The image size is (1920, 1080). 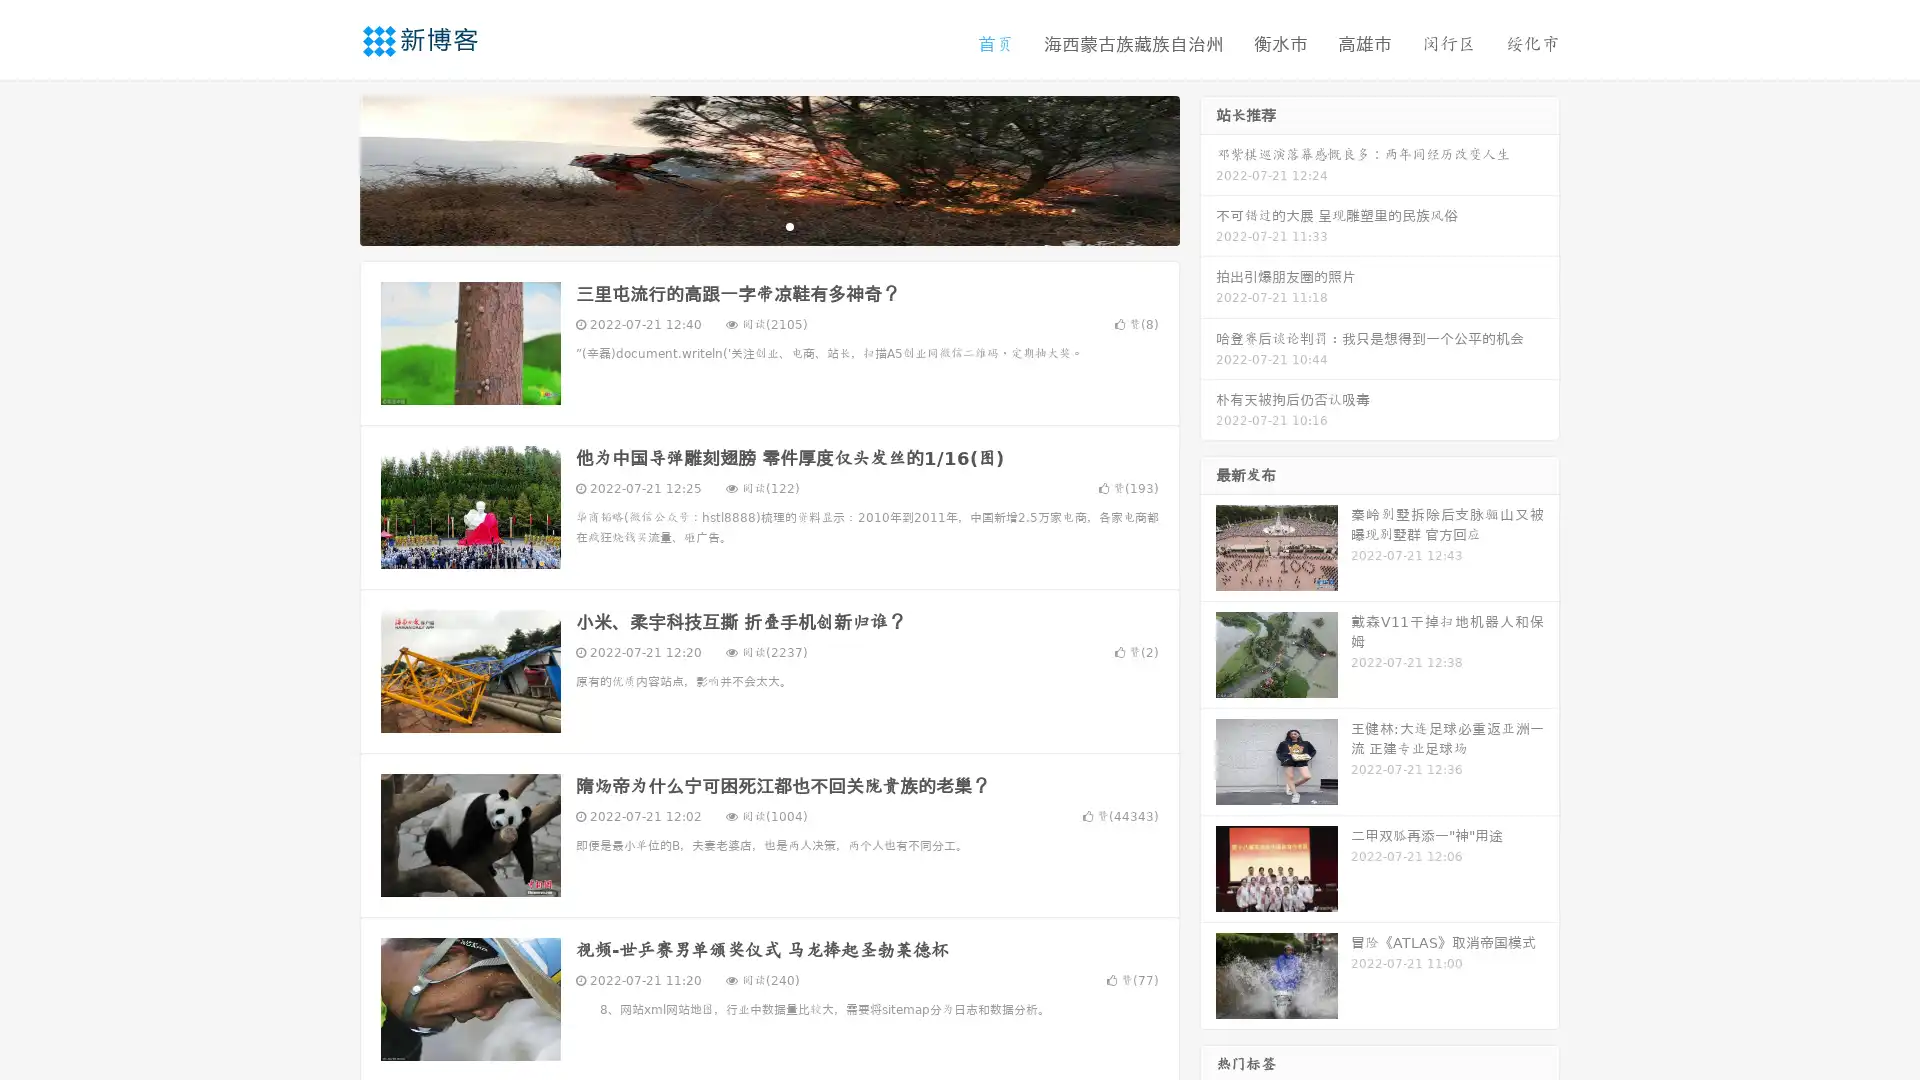 What do you see at coordinates (789, 225) in the screenshot?
I see `Go to slide 3` at bounding box center [789, 225].